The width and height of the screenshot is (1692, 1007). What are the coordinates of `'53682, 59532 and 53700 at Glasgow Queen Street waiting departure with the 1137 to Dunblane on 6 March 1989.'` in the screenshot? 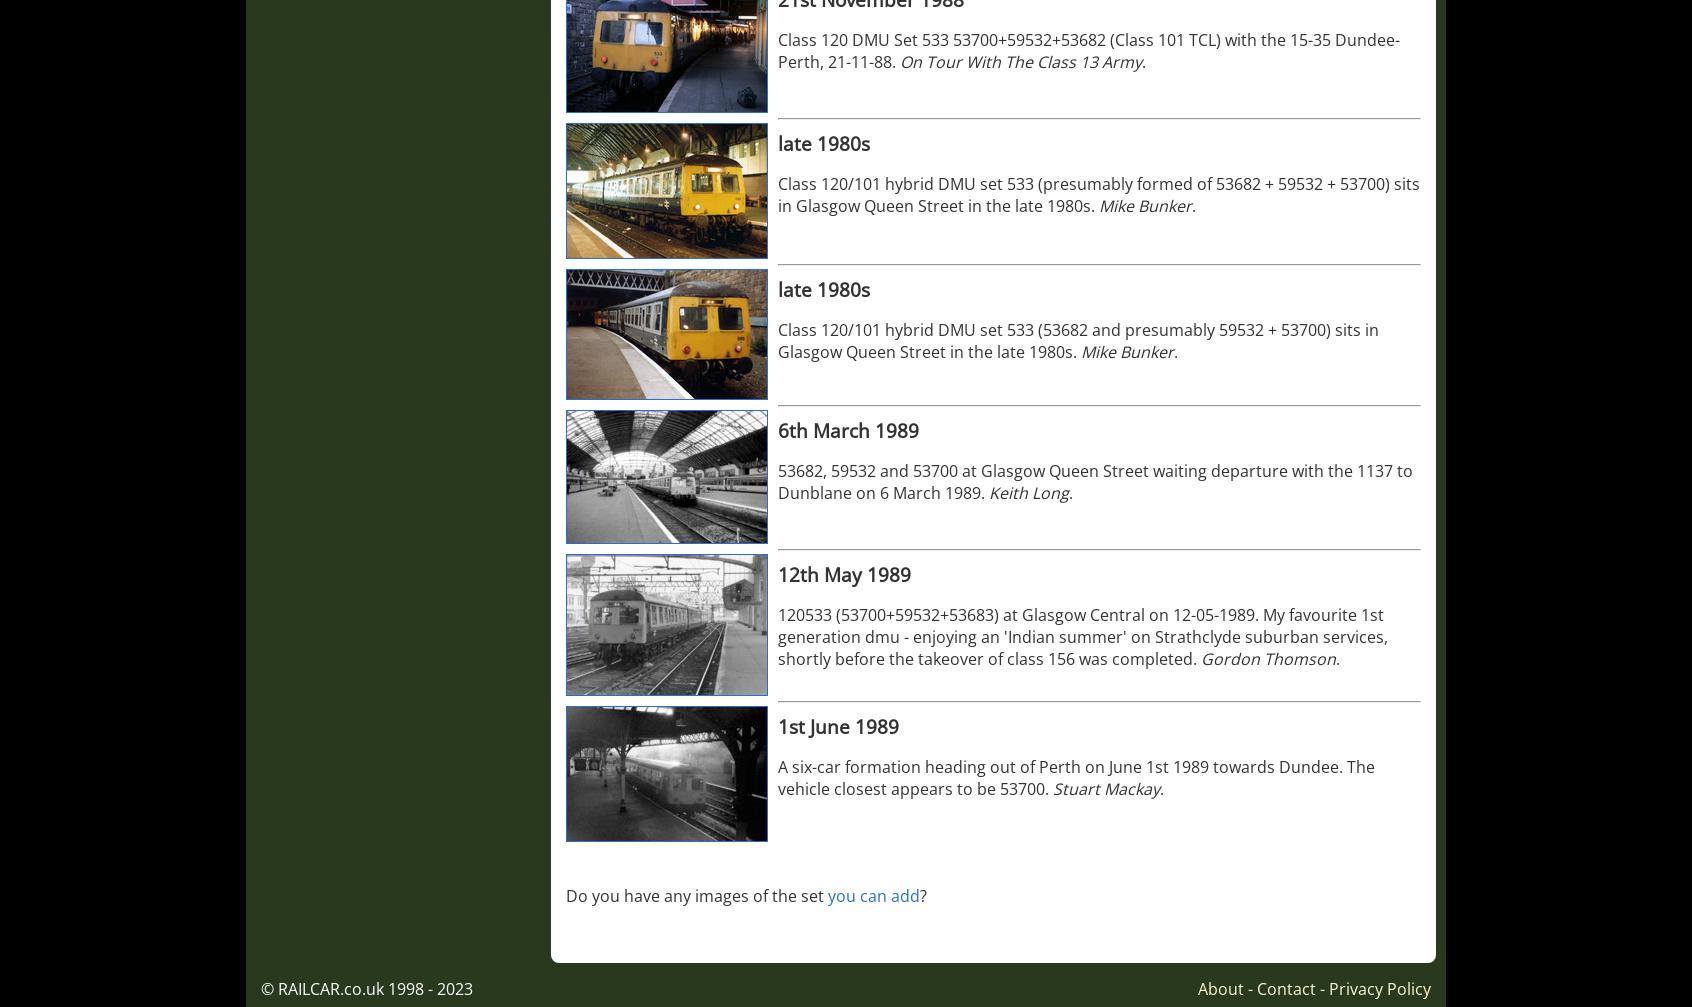 It's located at (777, 481).